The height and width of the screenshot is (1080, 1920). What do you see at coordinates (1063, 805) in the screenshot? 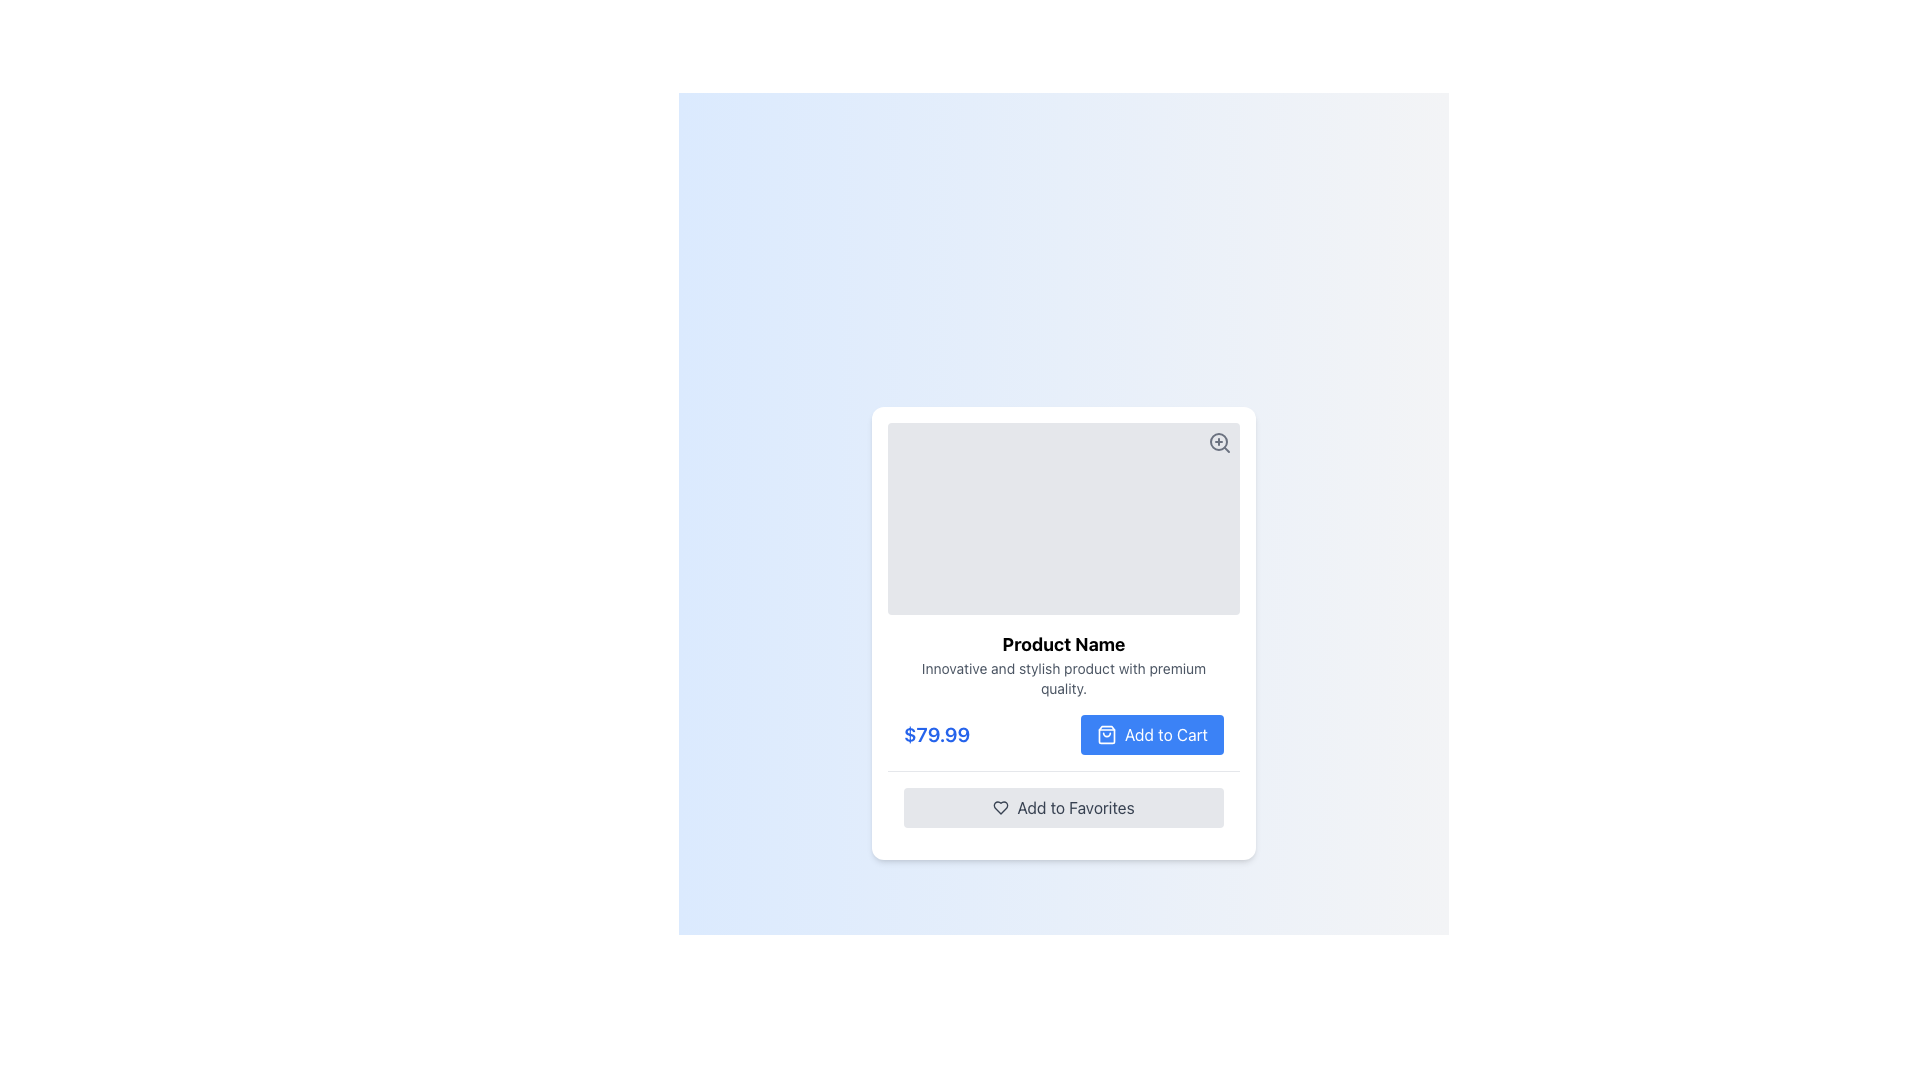
I see `the 'Add to Favorites' button, which is a light gray button with rounded edges and a heart-shaped icon on the left of the black text, located at the bottom of the card layout` at bounding box center [1063, 805].